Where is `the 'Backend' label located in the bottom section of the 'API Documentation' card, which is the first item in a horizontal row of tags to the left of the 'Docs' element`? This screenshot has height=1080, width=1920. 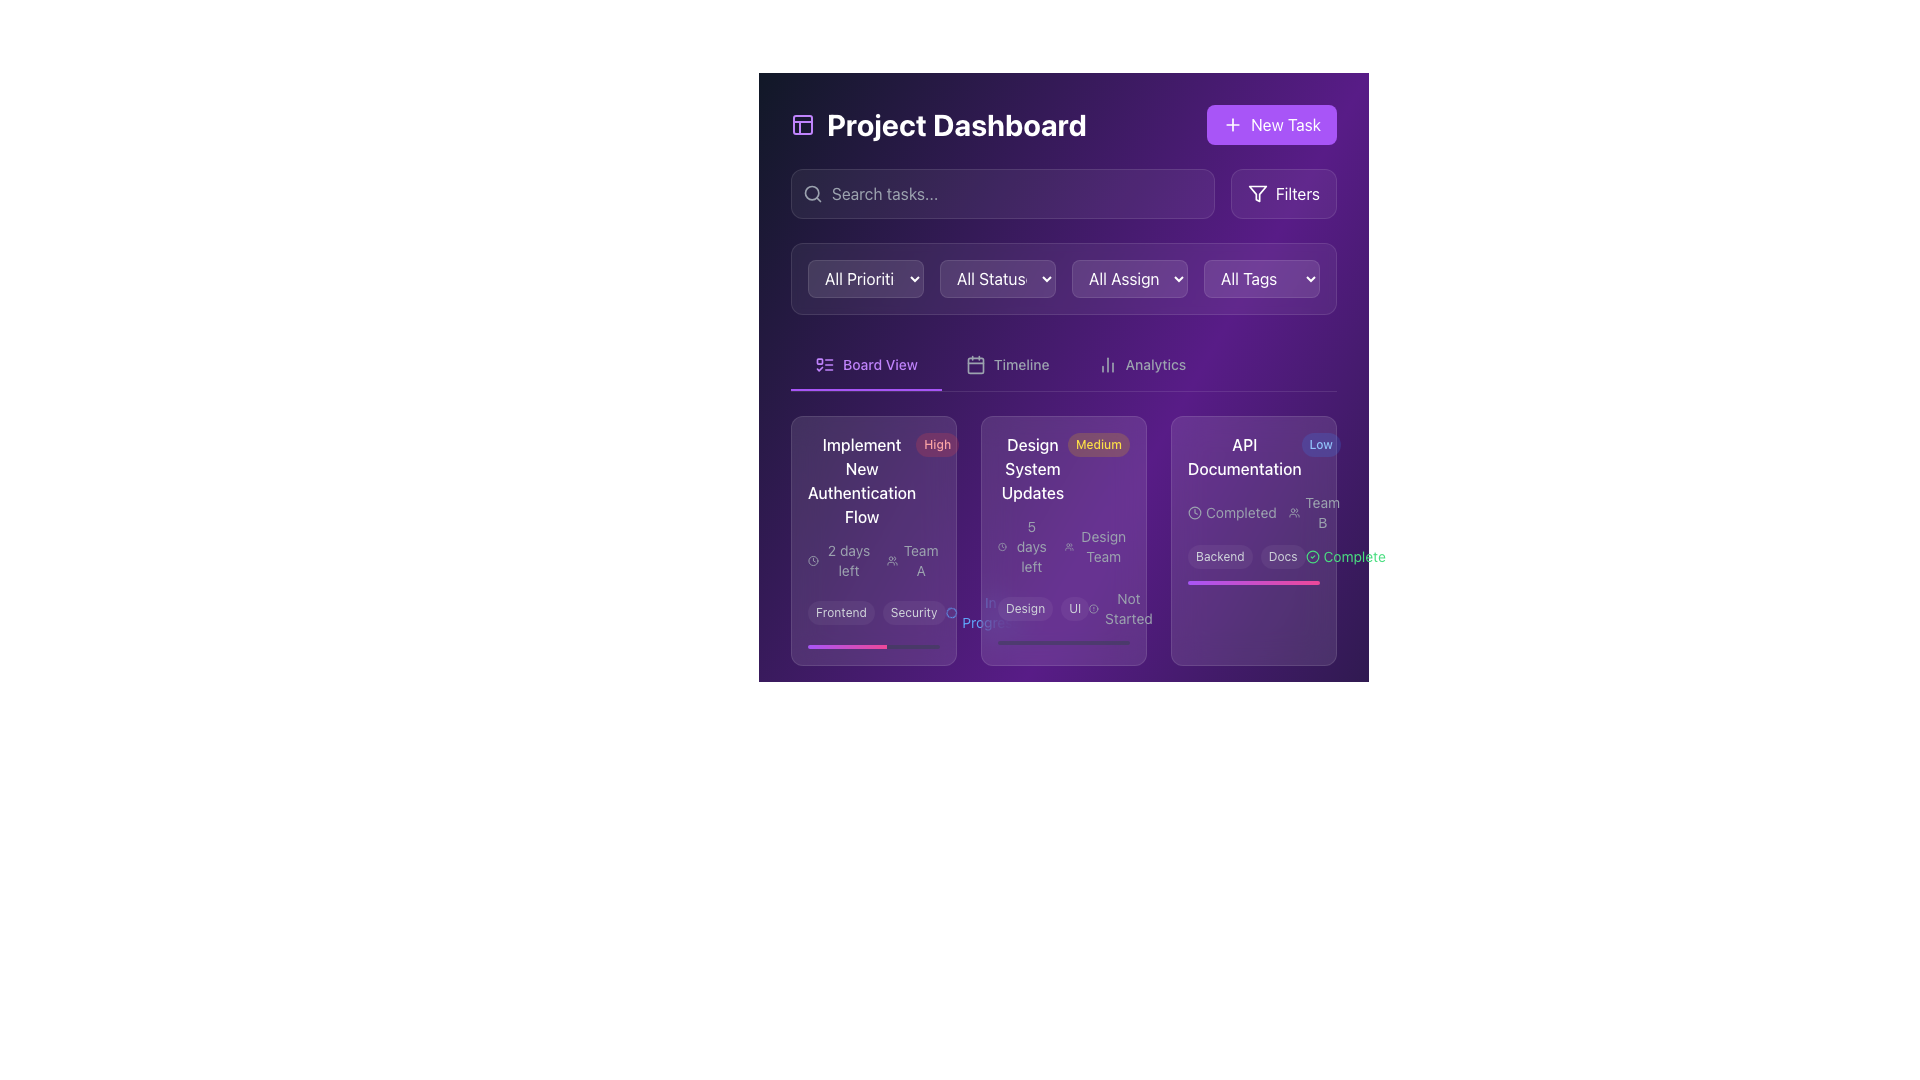 the 'Backend' label located in the bottom section of the 'API Documentation' card, which is the first item in a horizontal row of tags to the left of the 'Docs' element is located at coordinates (1219, 556).